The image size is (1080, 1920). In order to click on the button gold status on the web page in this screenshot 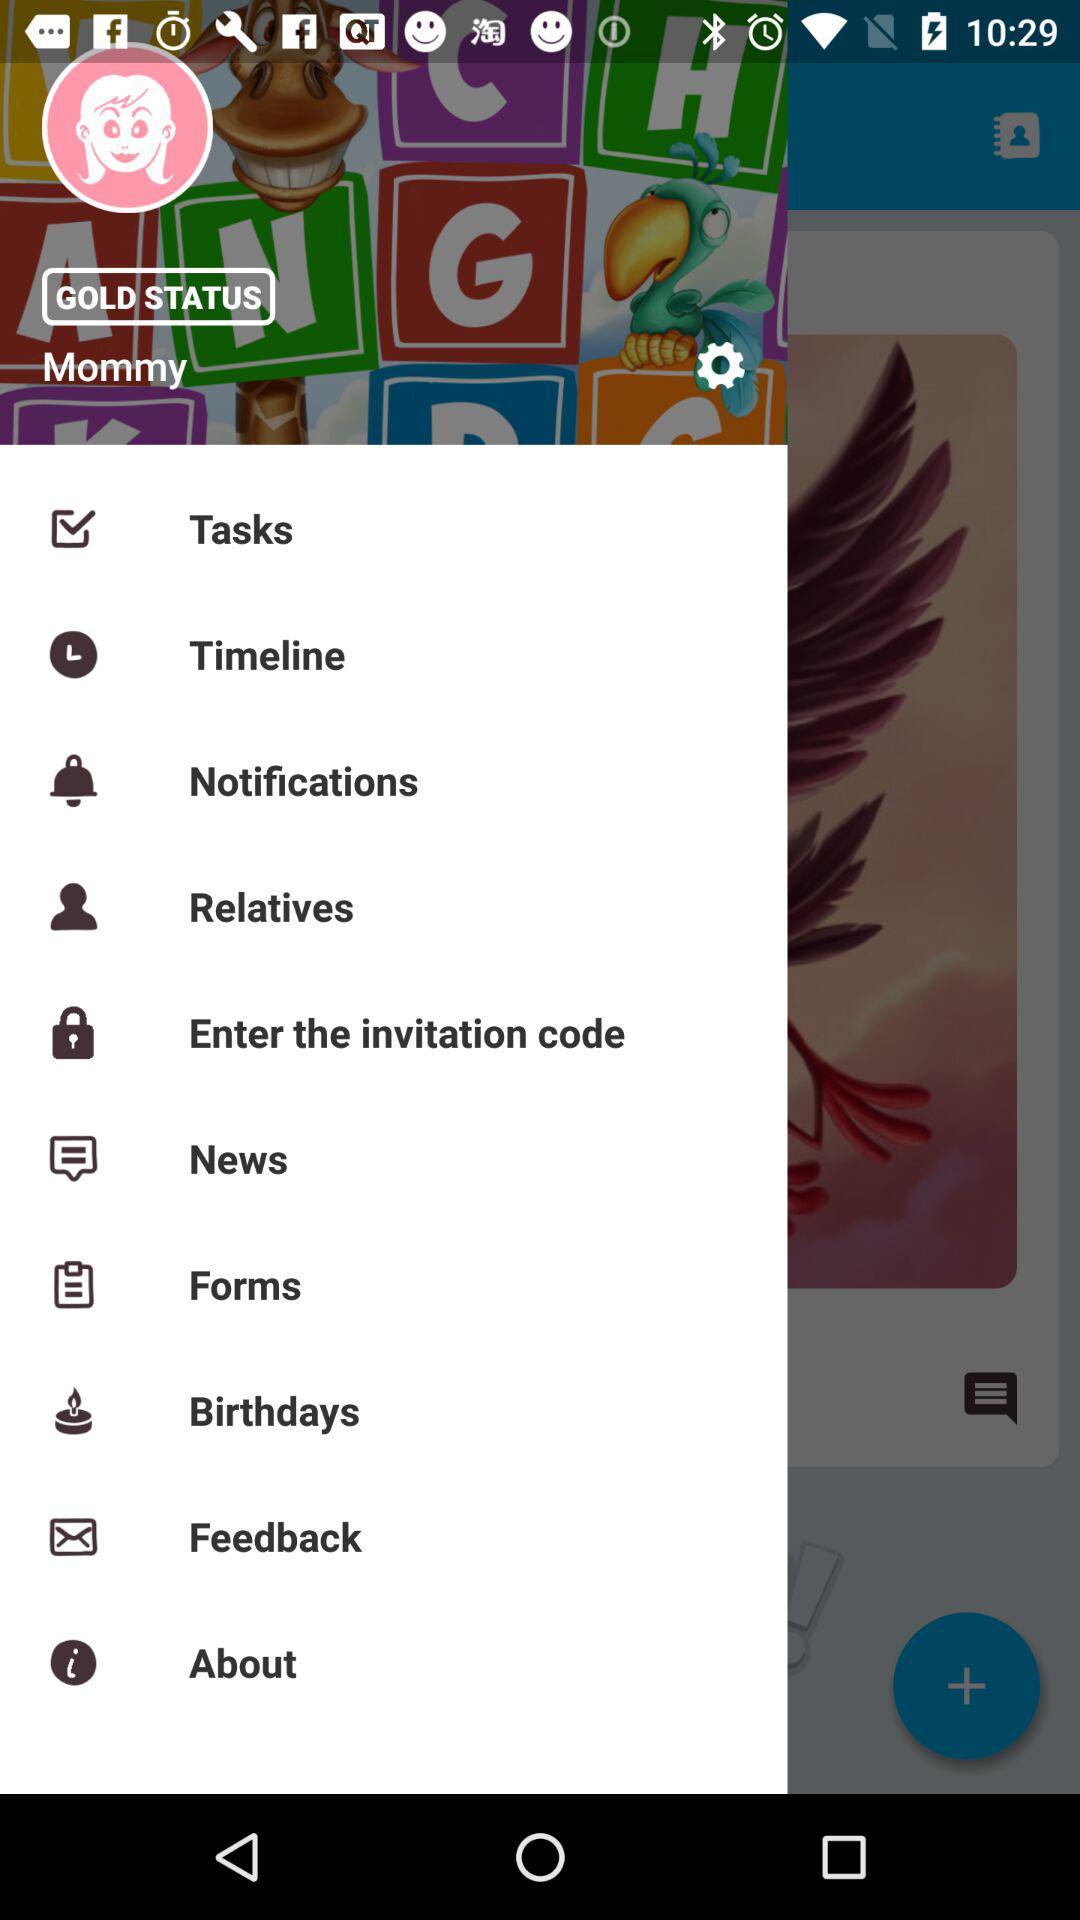, I will do `click(157, 296)`.